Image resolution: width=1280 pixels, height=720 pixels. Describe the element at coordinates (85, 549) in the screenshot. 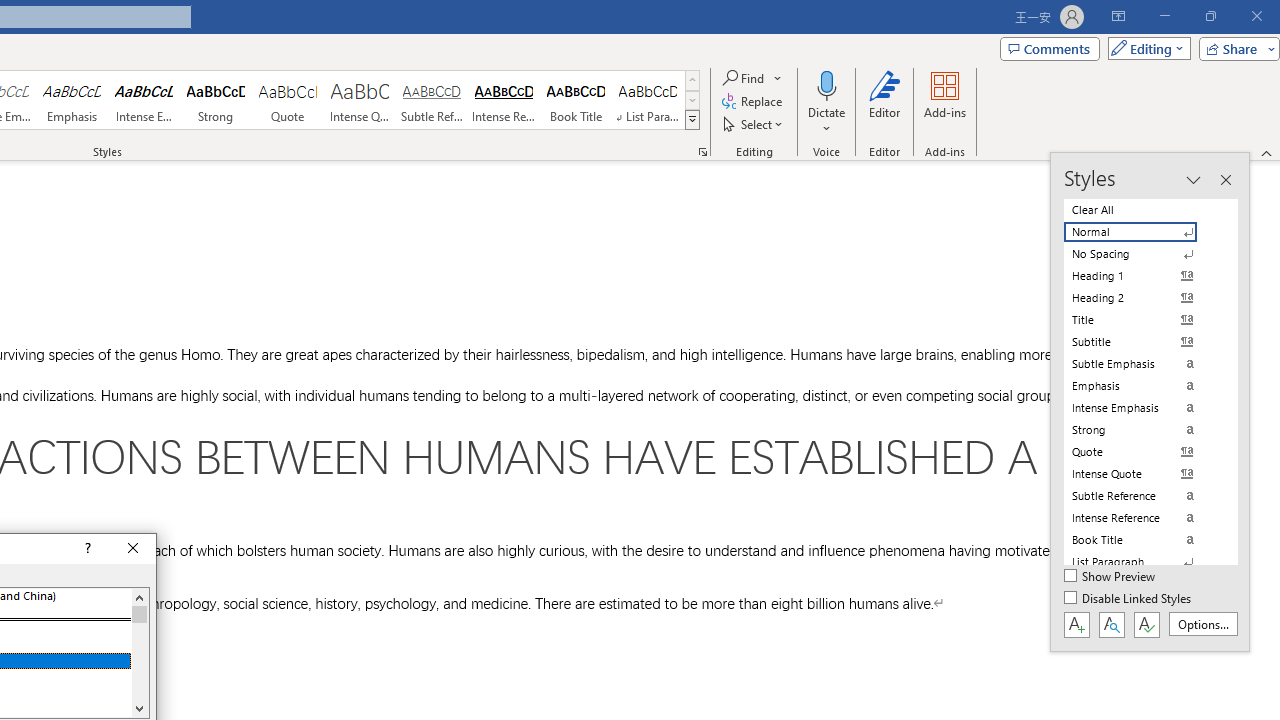

I see `'Context help'` at that location.